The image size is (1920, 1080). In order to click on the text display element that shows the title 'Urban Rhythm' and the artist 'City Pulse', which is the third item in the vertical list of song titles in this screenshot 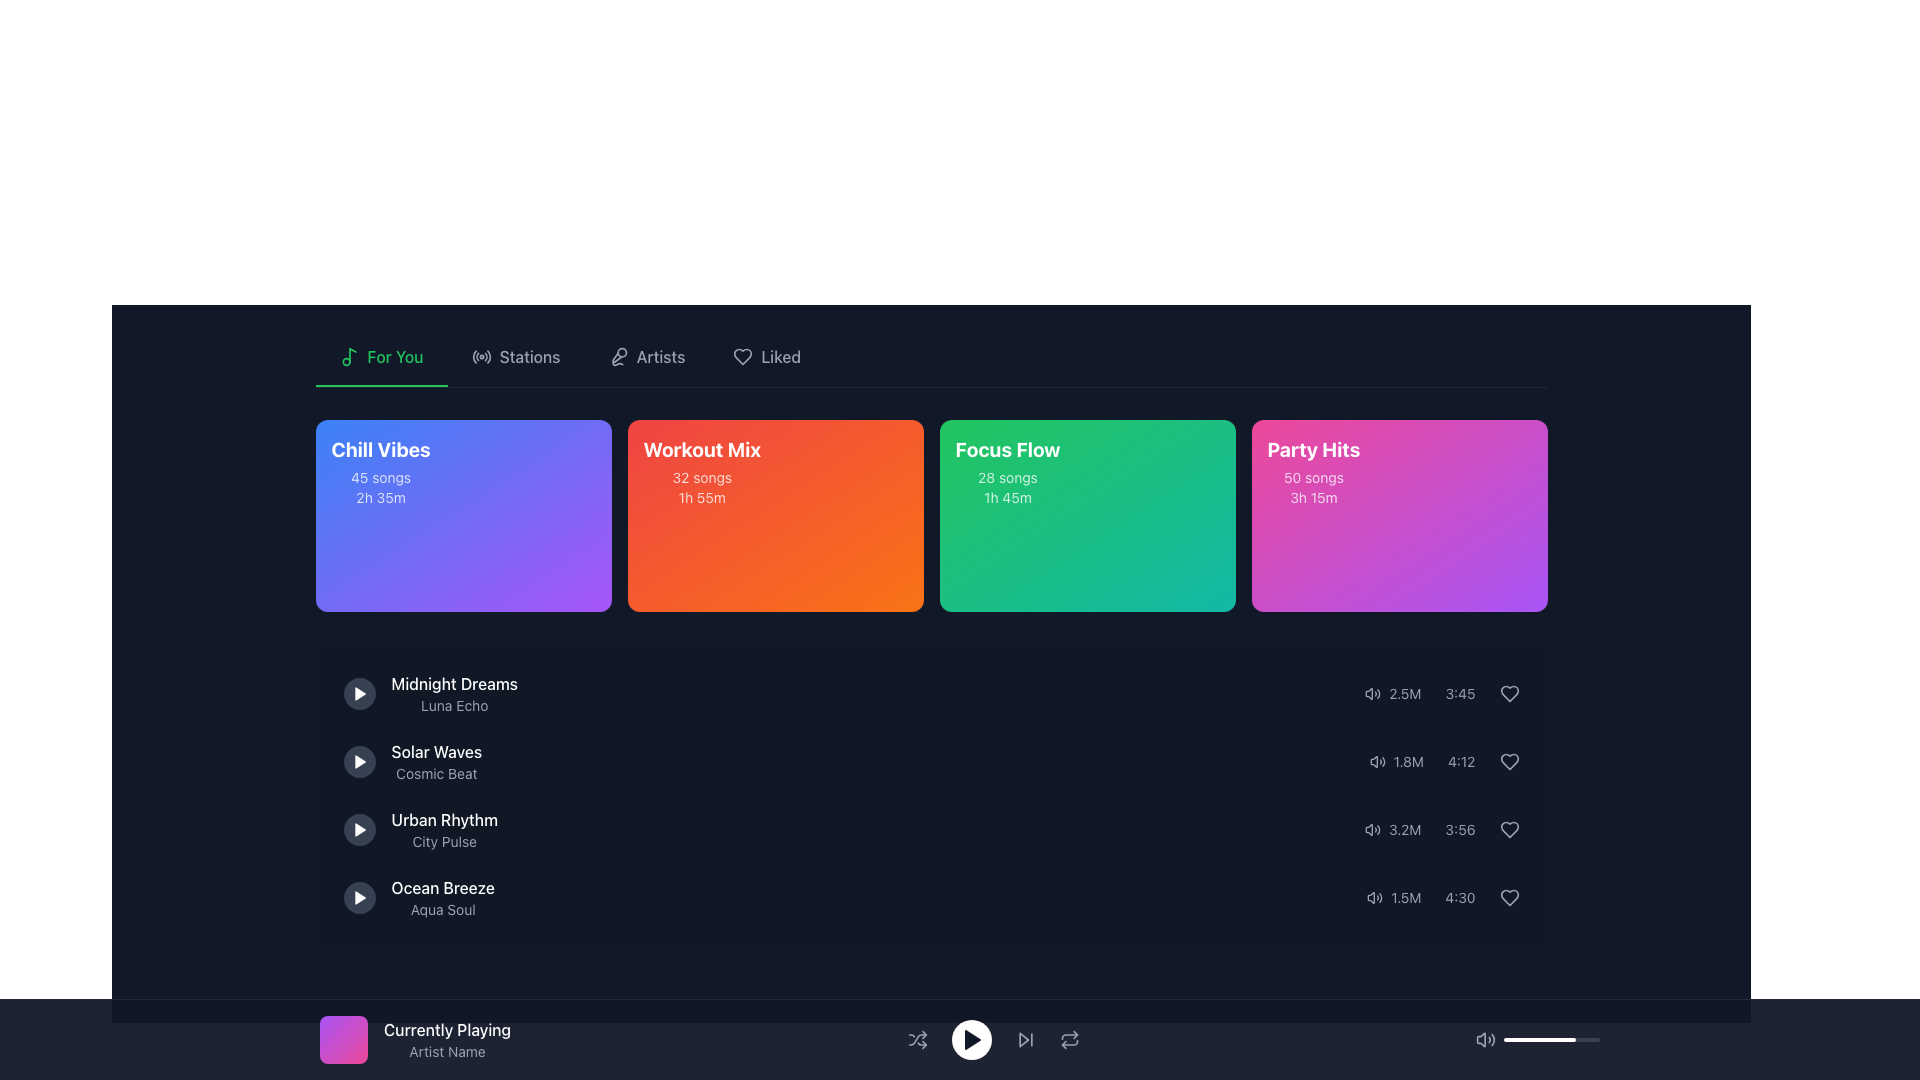, I will do `click(443, 829)`.